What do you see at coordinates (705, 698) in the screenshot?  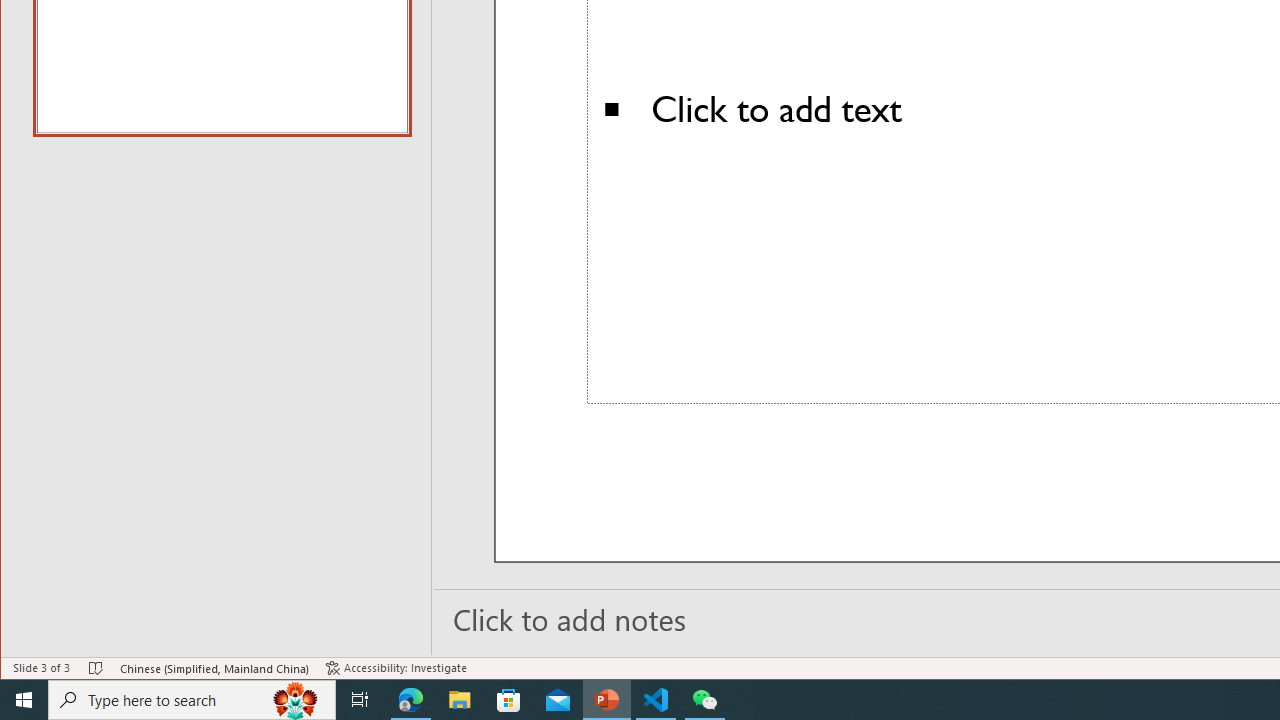 I see `'WeChat - 1 running window'` at bounding box center [705, 698].